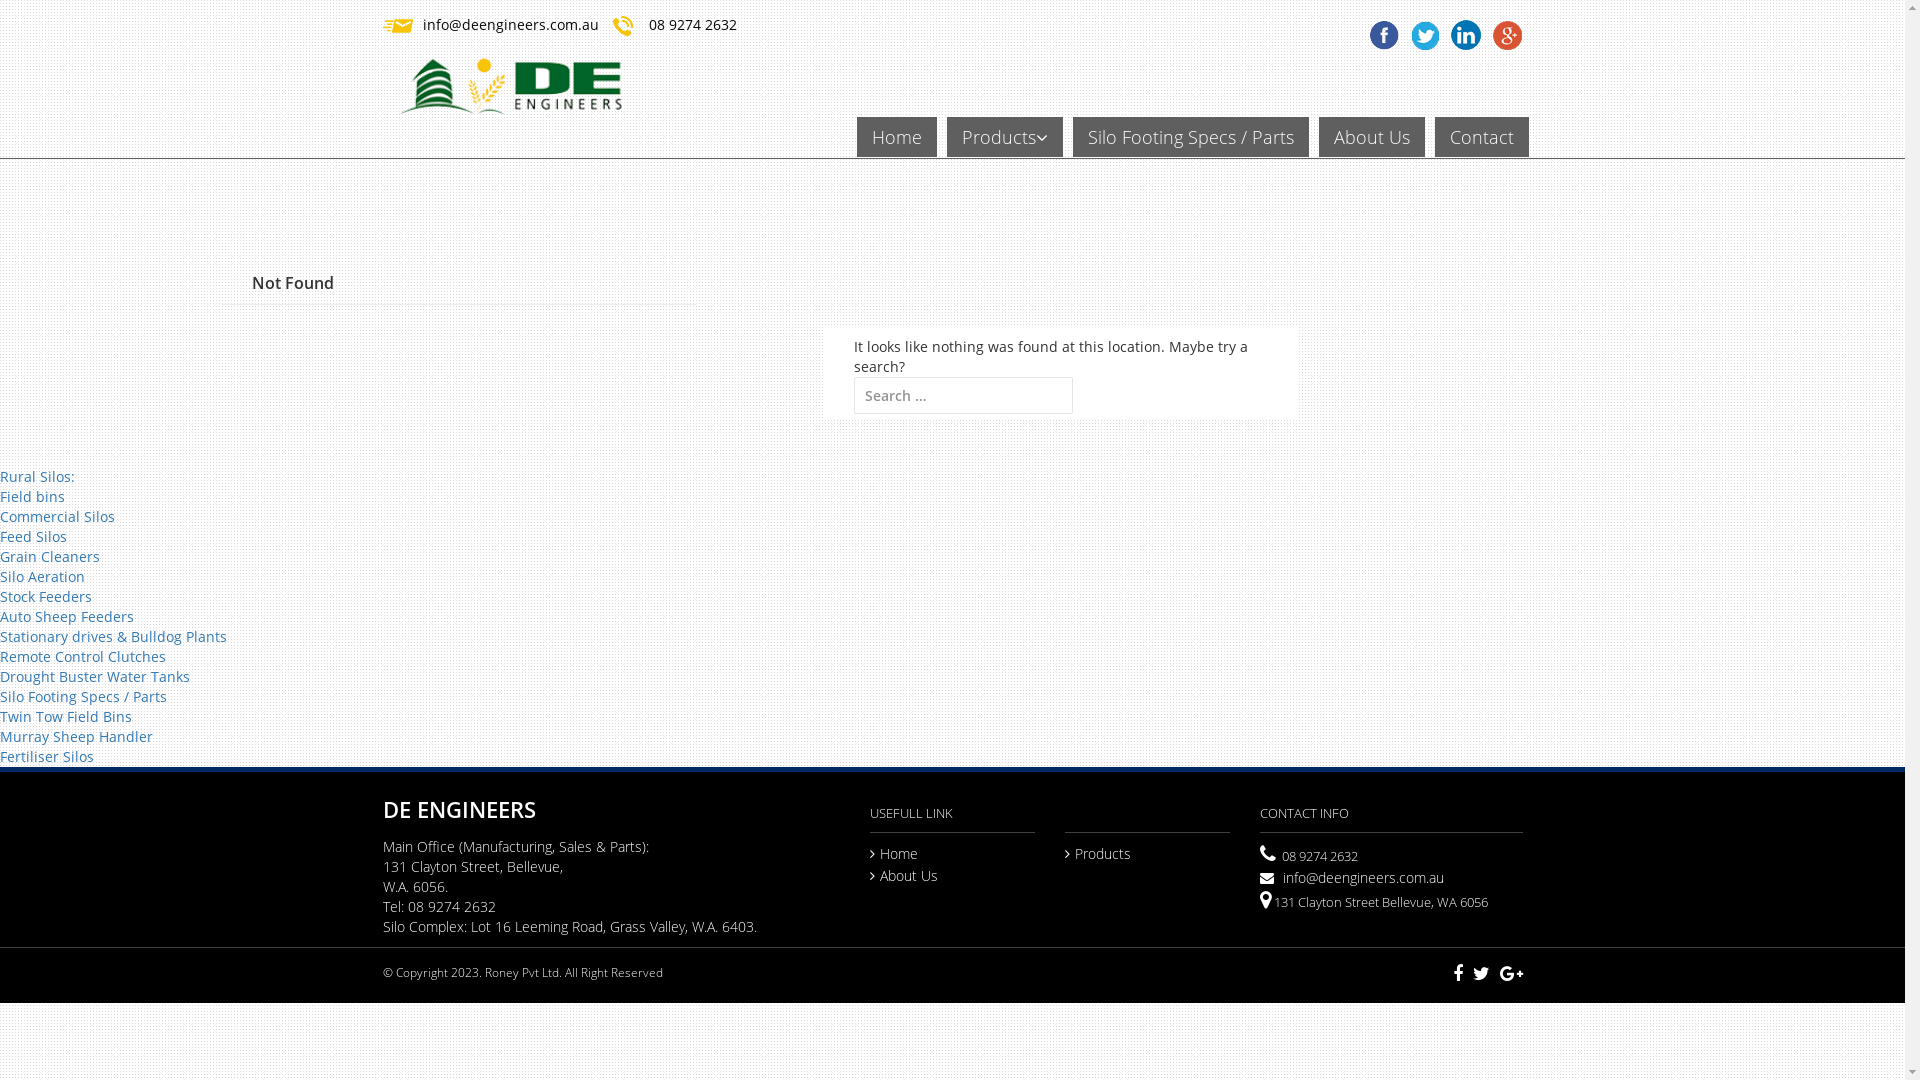  Describe the element at coordinates (0, 695) in the screenshot. I see `'Silo Footing Specs / Parts'` at that location.